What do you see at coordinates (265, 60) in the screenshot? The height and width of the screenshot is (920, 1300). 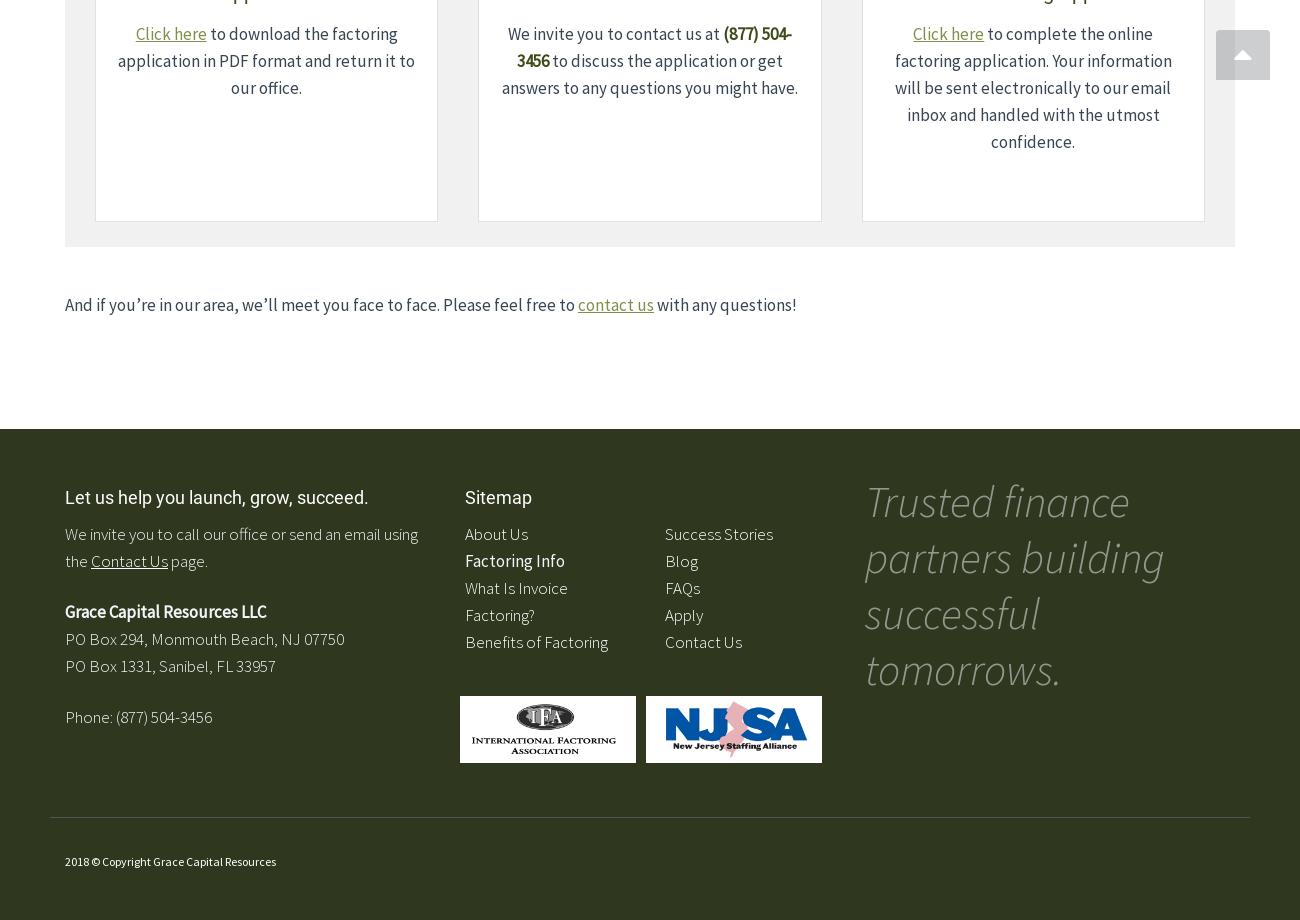 I see `'to download the factoring application in PDF format and return it to our office.'` at bounding box center [265, 60].